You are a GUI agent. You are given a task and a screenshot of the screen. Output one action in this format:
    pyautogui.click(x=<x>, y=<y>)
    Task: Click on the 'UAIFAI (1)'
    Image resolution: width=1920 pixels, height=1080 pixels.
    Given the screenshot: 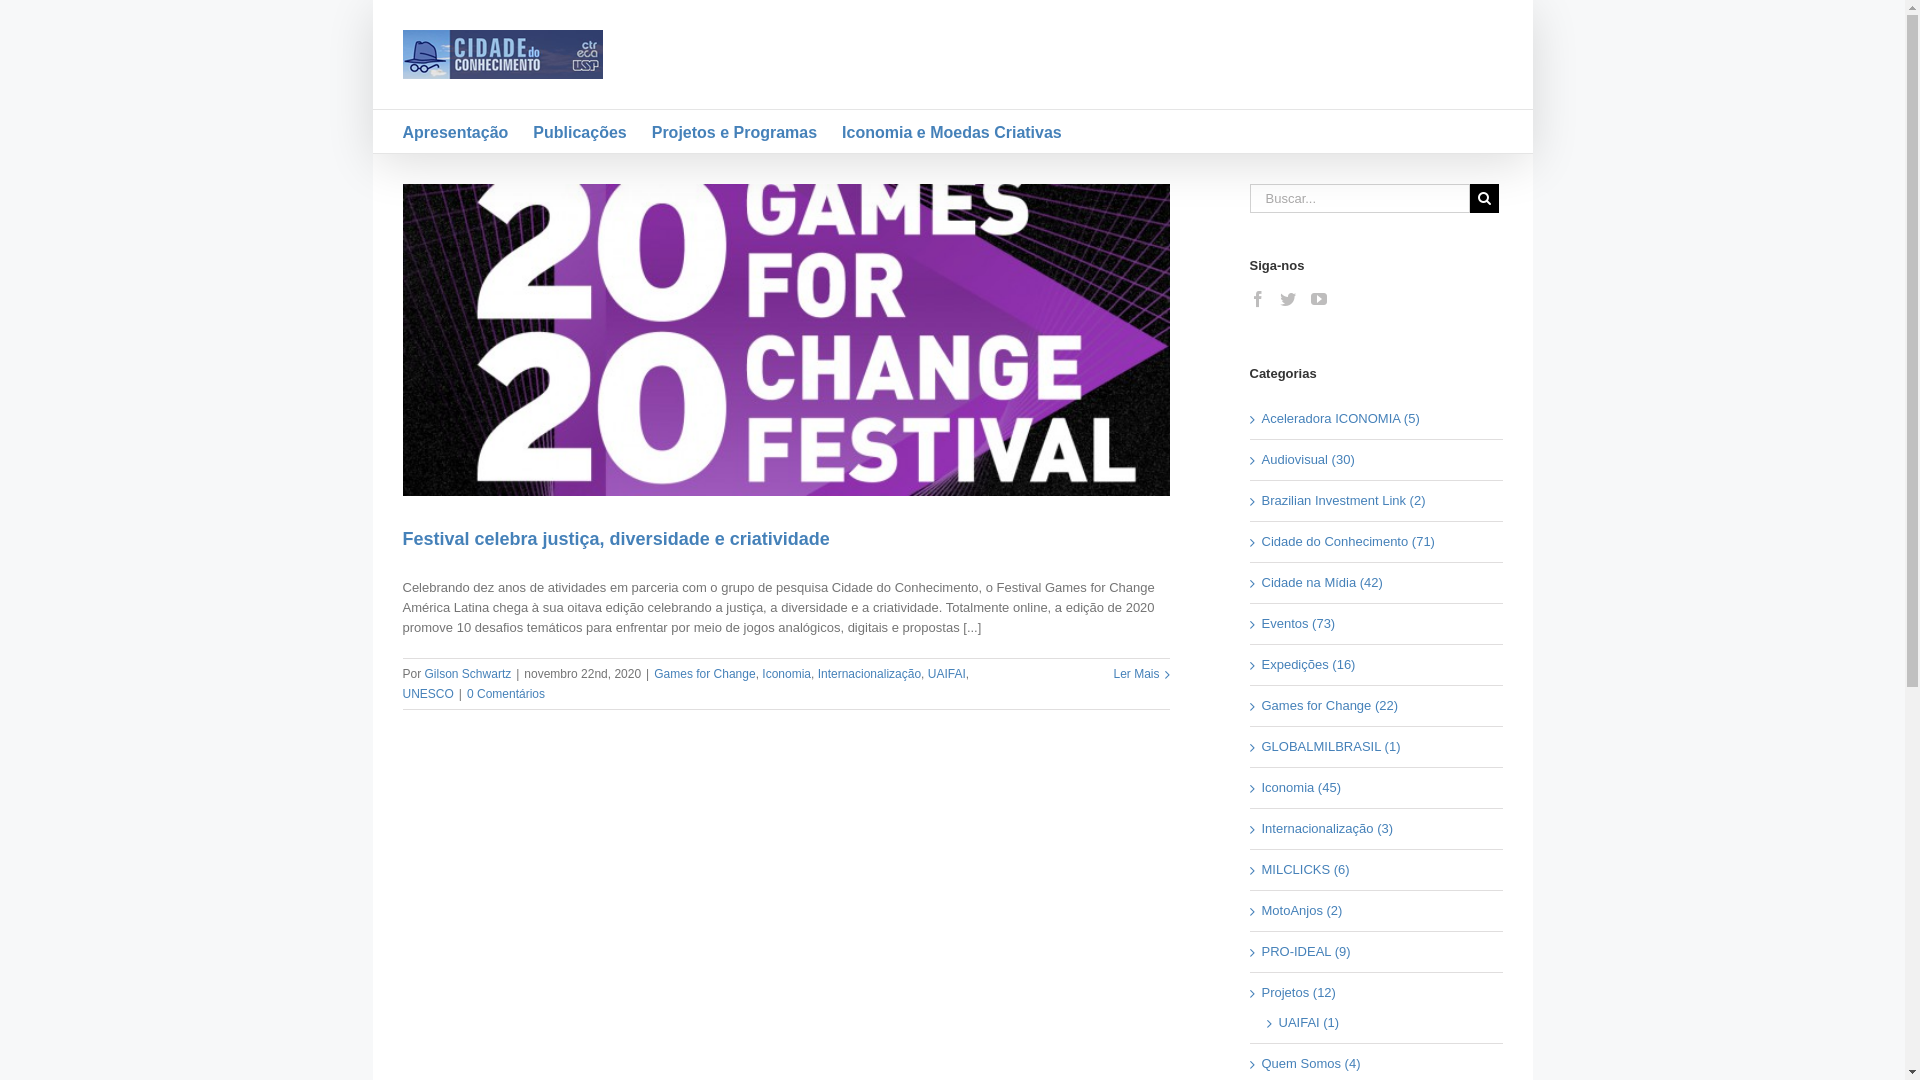 What is the action you would take?
    pyautogui.click(x=1379, y=1022)
    